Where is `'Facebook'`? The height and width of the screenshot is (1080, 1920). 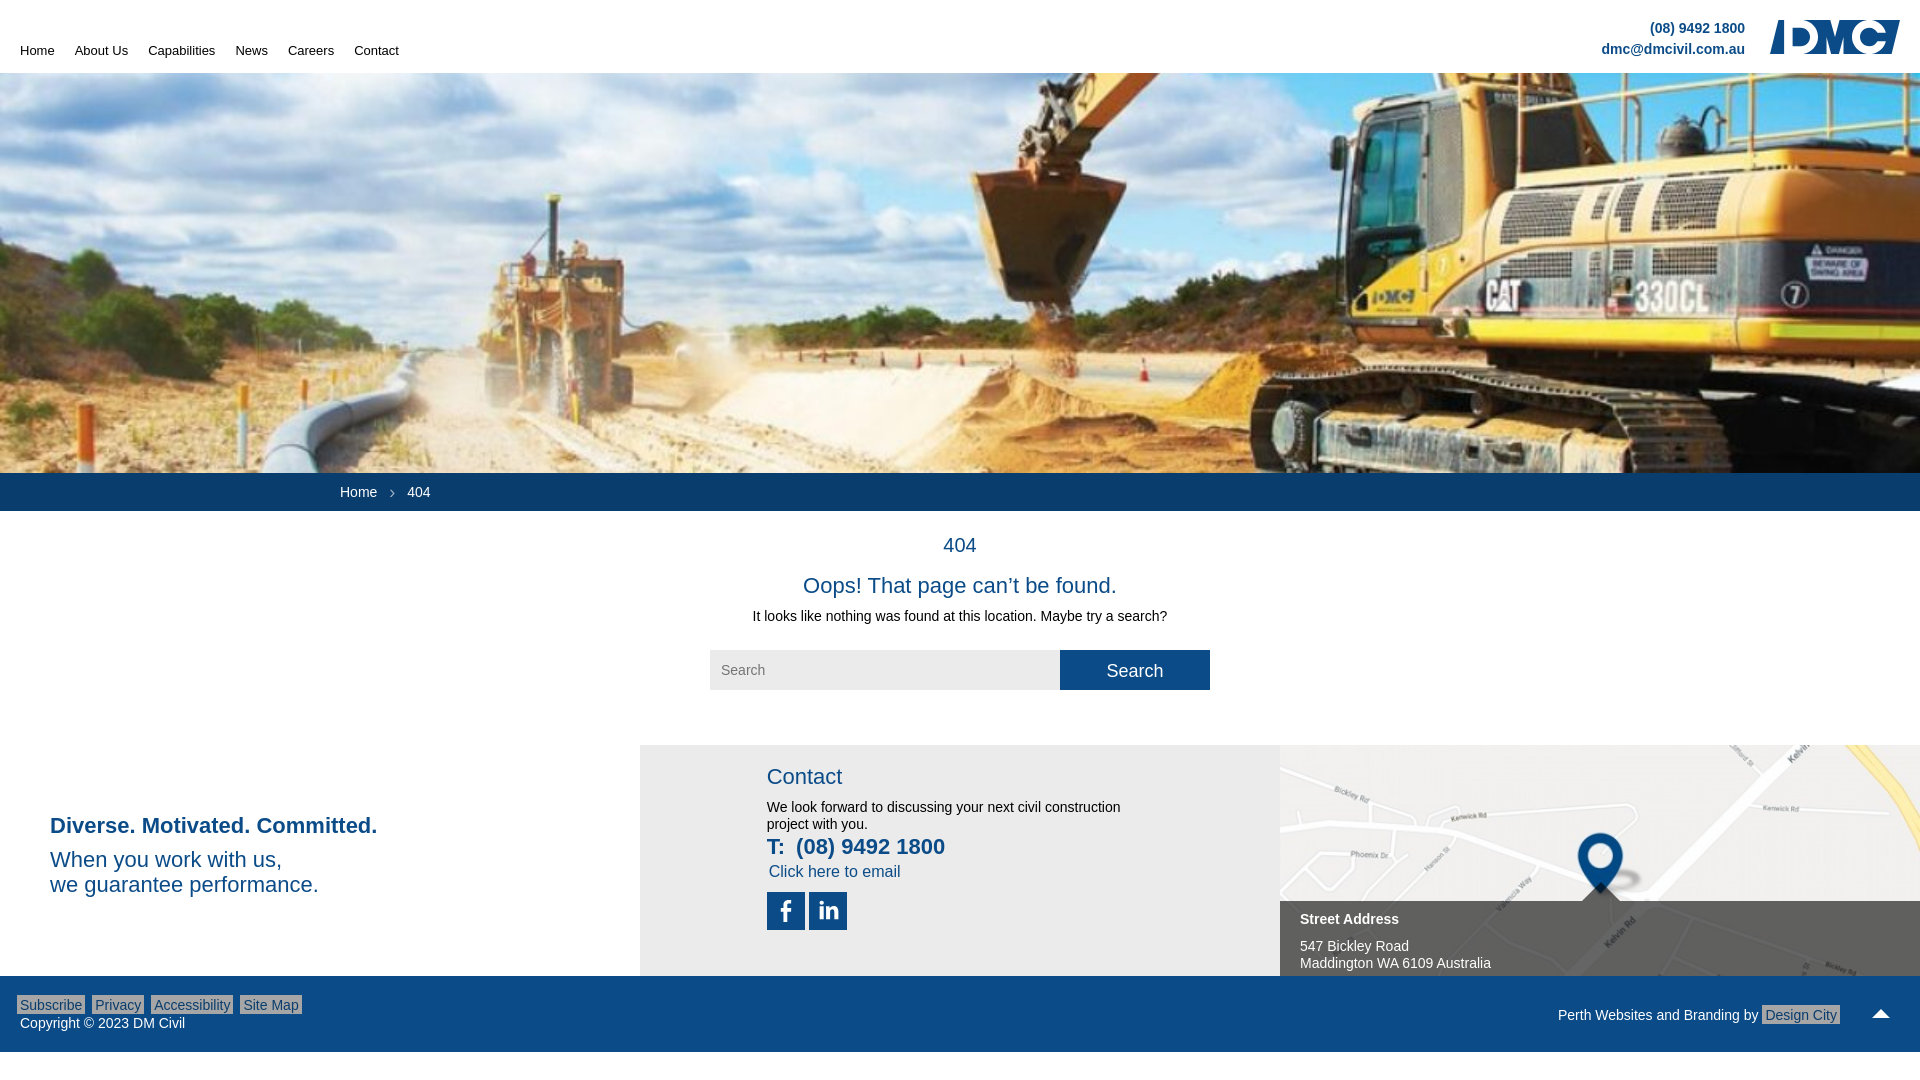 'Facebook' is located at coordinates (766, 910).